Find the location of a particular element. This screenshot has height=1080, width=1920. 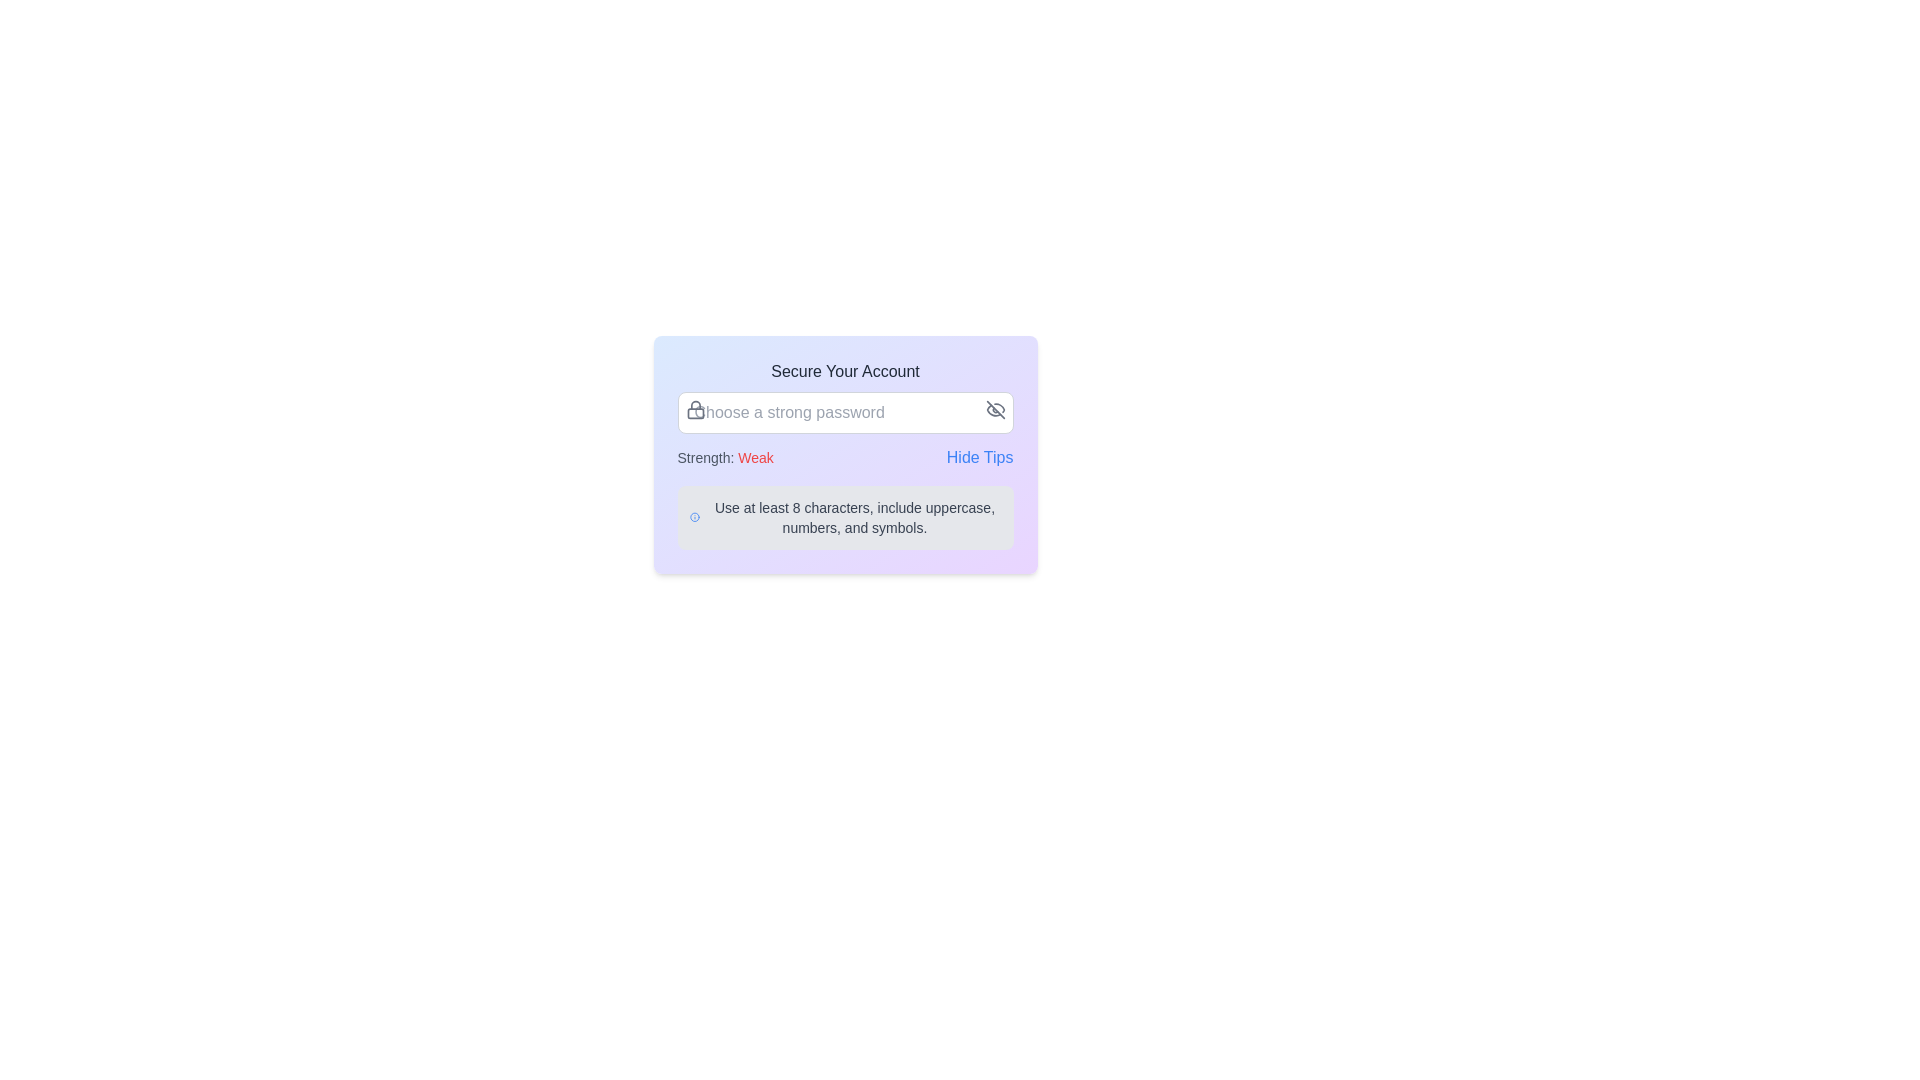

the lock icon located at the upper-left corner of the password input field, which features a dark gray outline and is styled compactly is located at coordinates (695, 408).